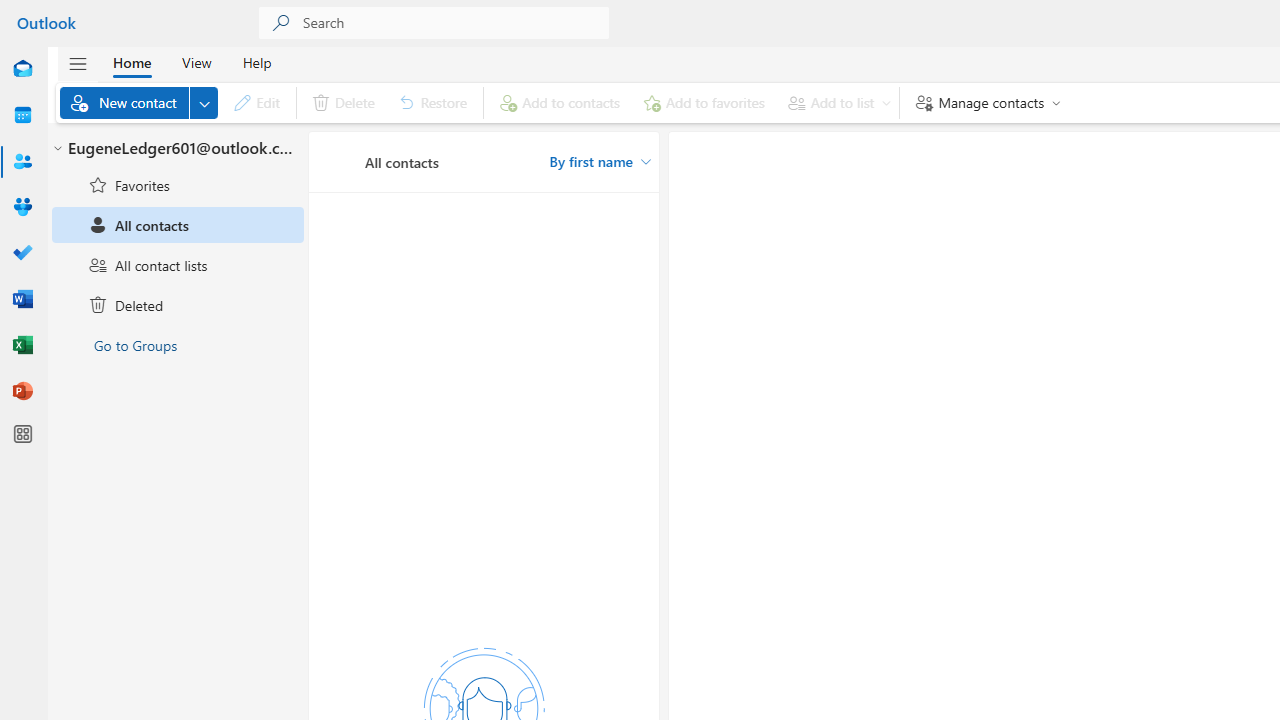 The image size is (1280, 720). Describe the element at coordinates (599, 161) in the screenshot. I see `'Sorting options. Sort by By first name selected'` at that location.